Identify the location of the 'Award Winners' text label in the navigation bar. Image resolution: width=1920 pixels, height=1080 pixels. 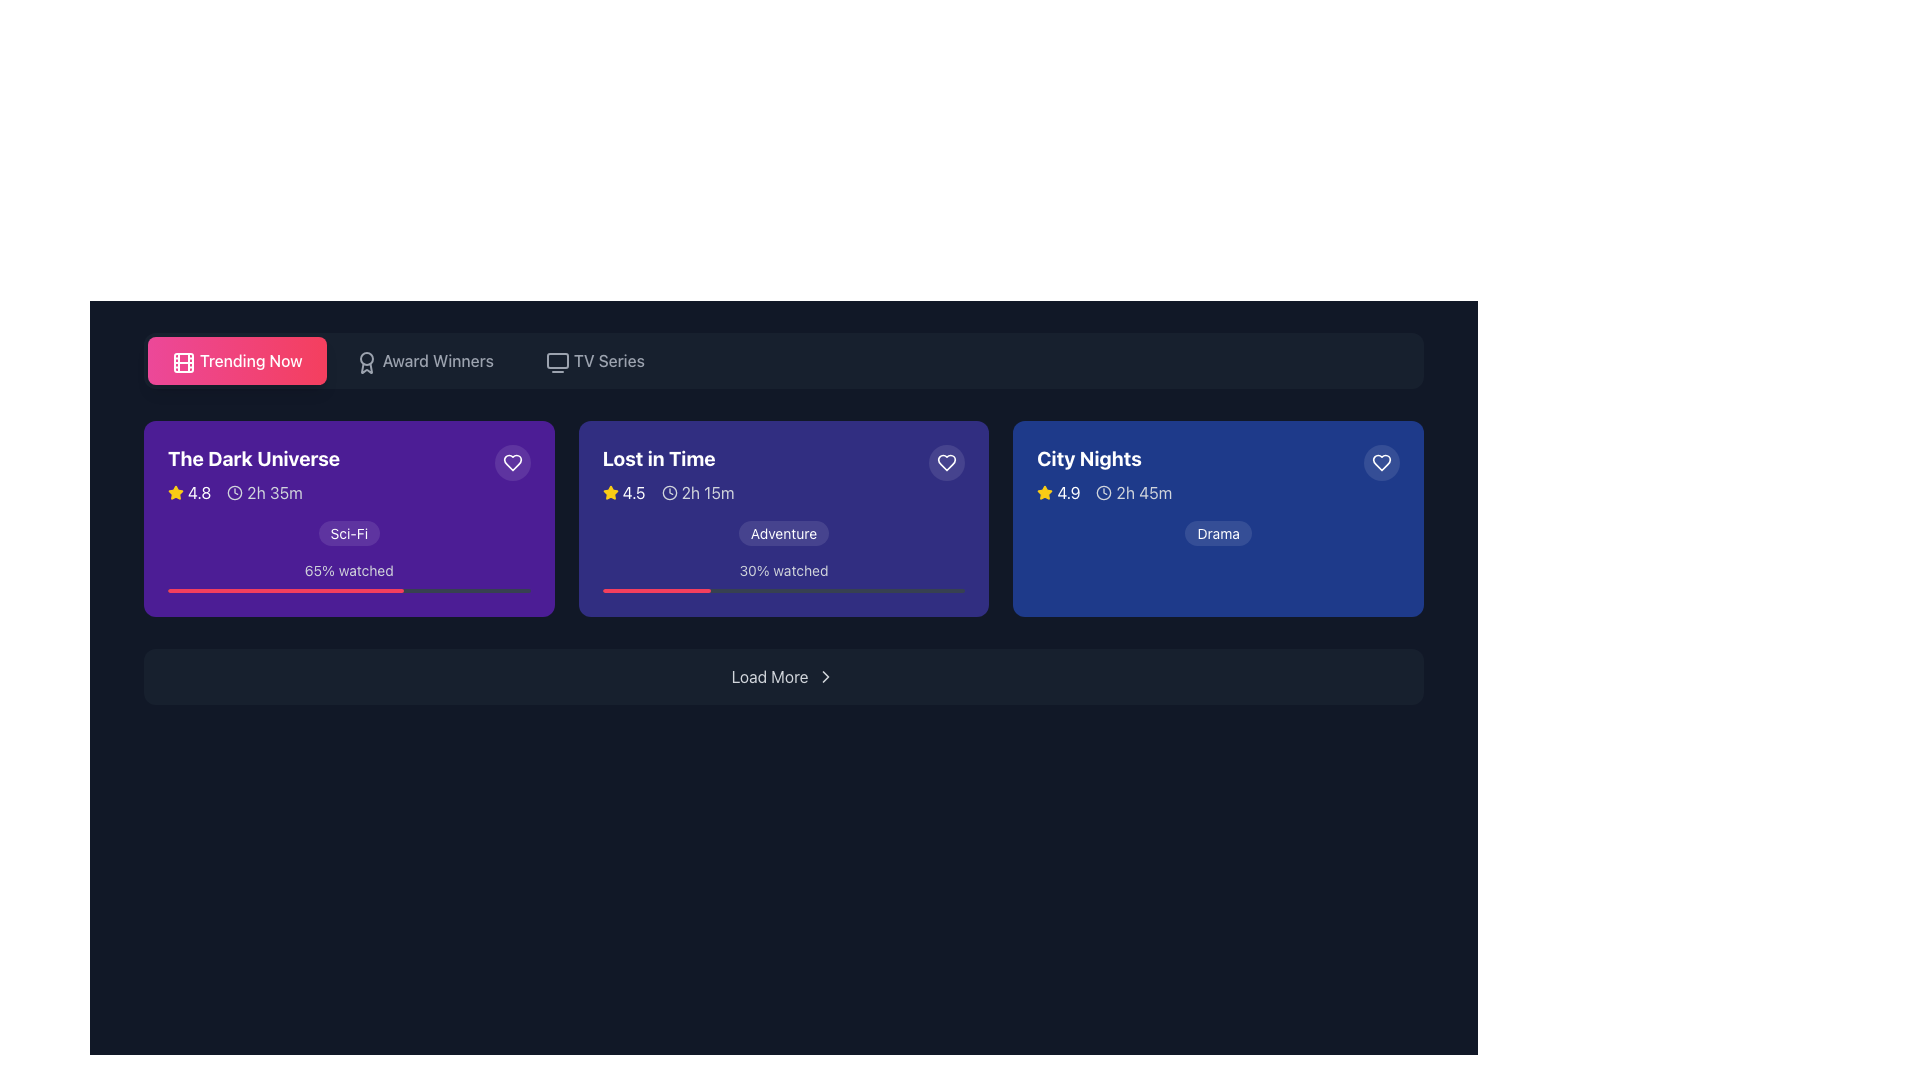
(436, 361).